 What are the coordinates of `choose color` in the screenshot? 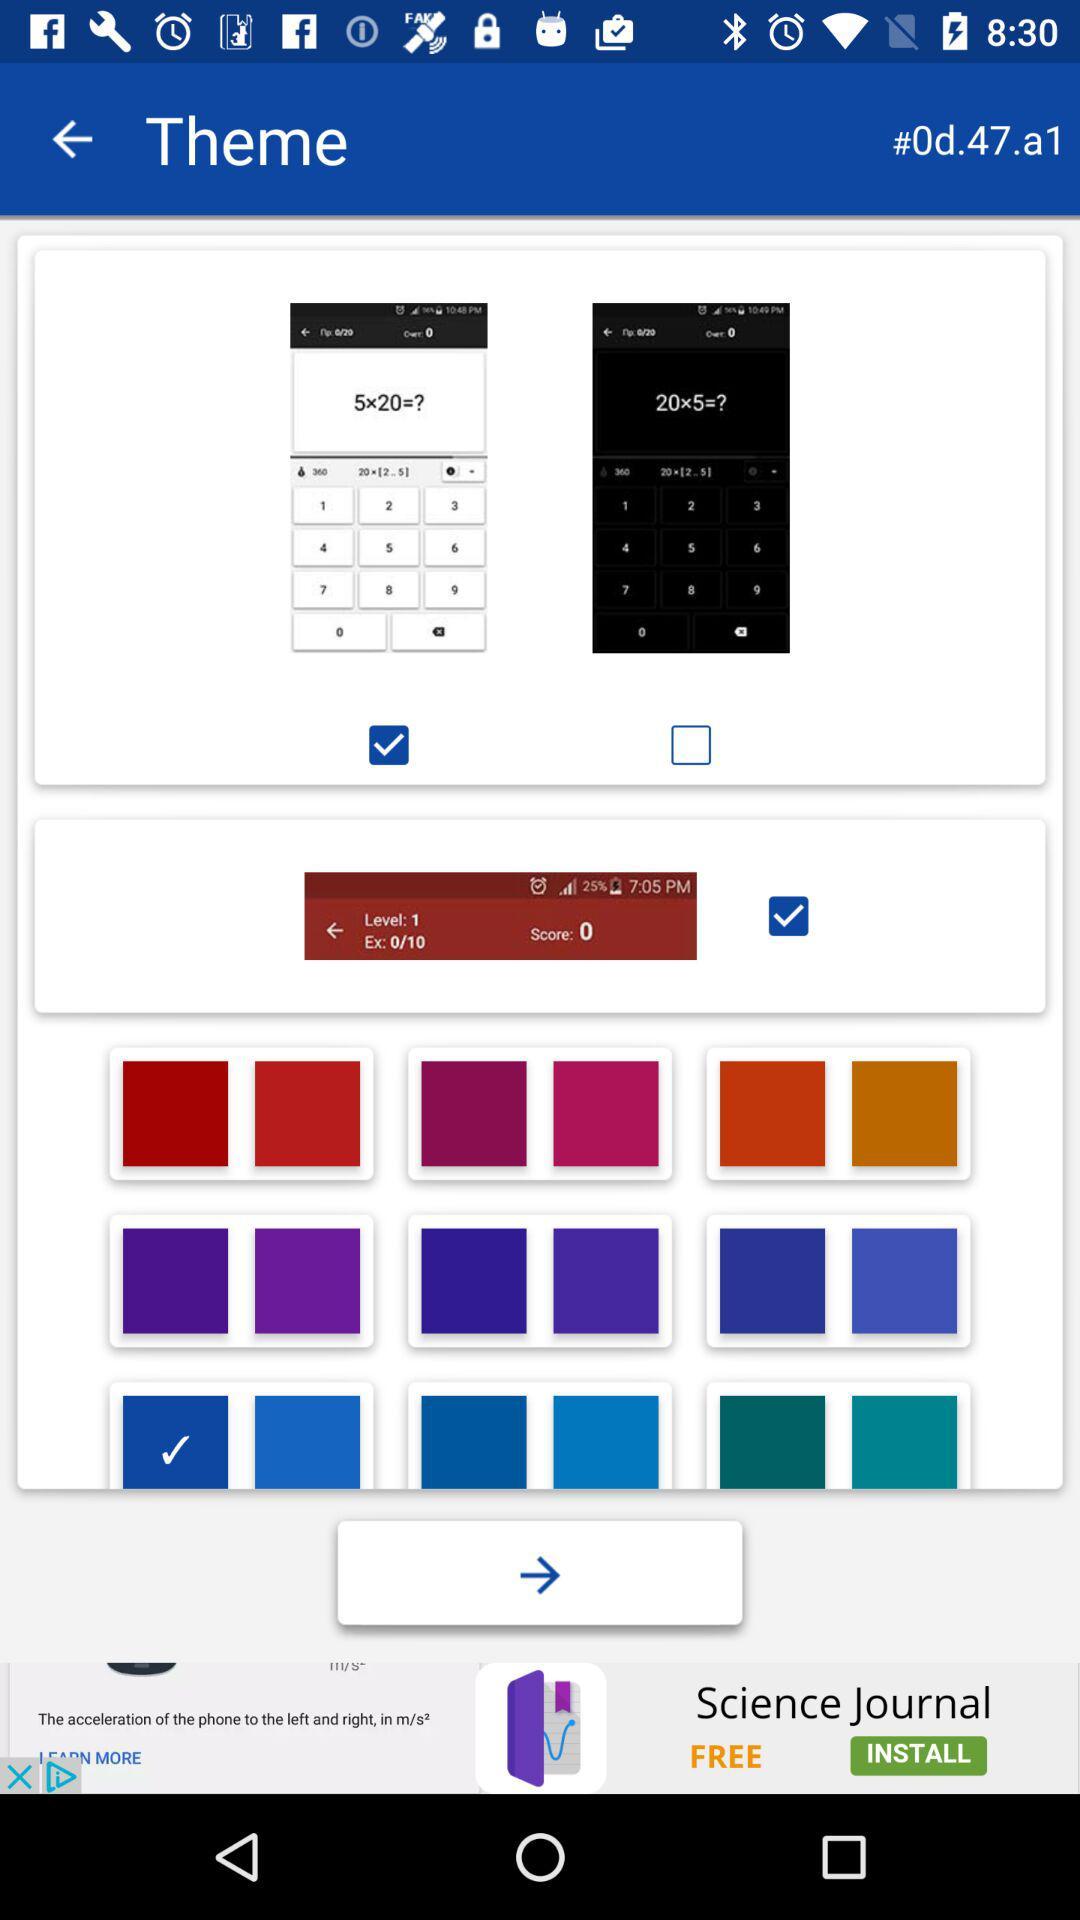 It's located at (604, 1281).